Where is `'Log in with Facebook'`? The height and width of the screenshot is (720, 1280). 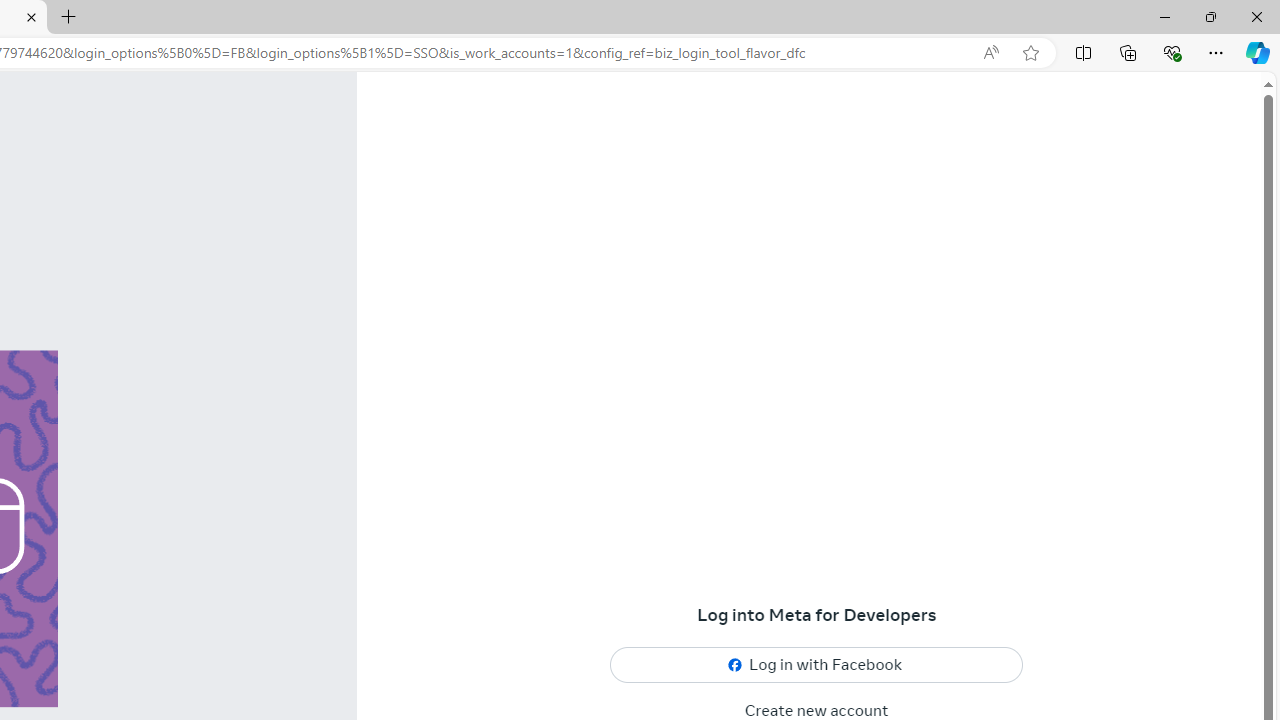
'Log in with Facebook' is located at coordinates (817, 665).